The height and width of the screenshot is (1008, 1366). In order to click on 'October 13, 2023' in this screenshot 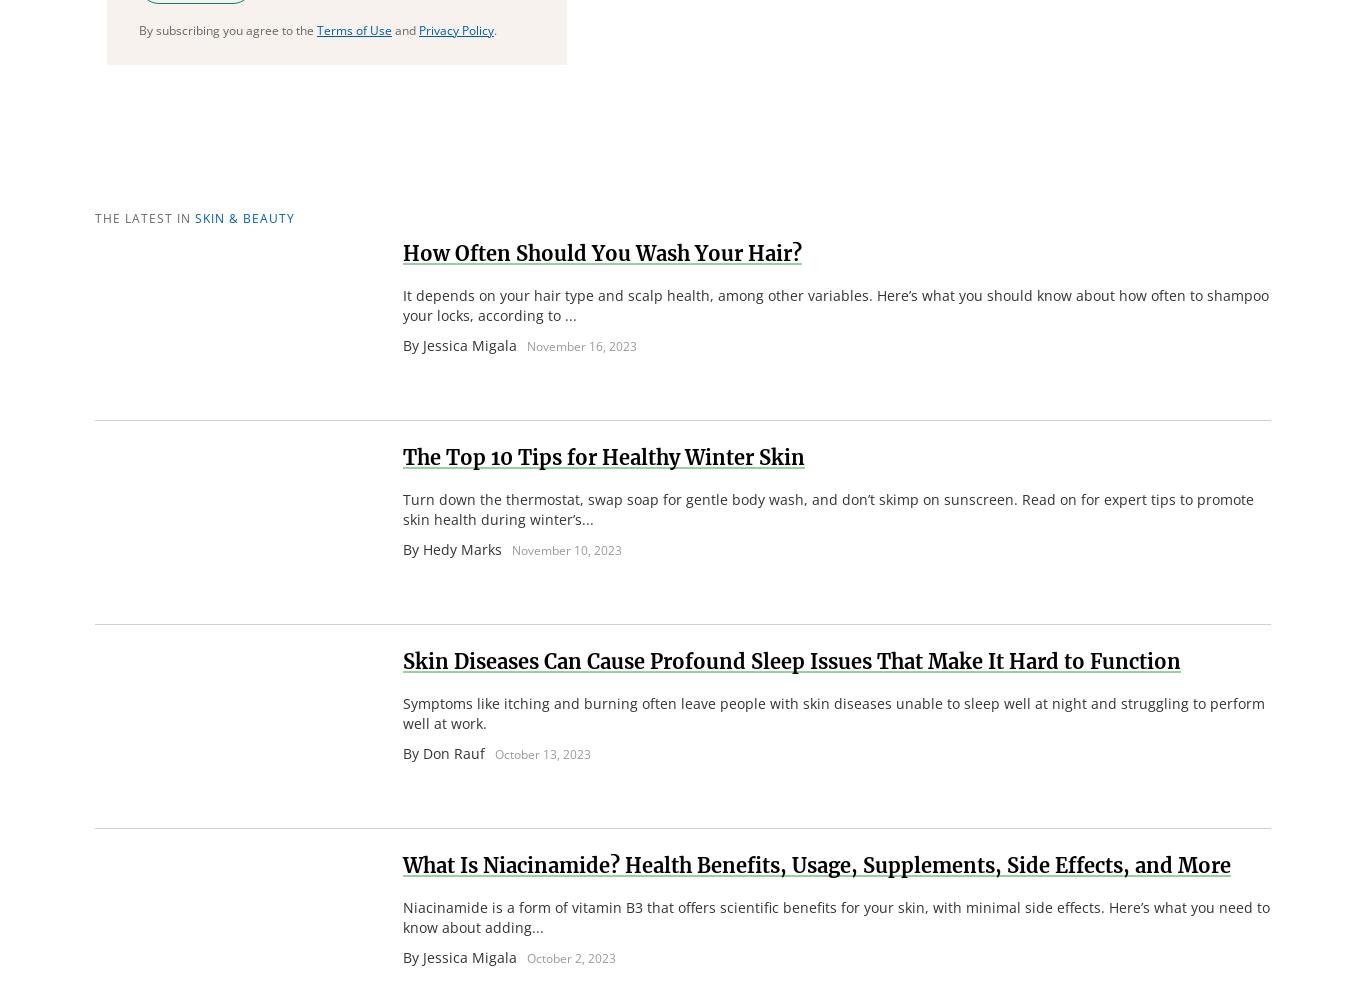, I will do `click(542, 753)`.